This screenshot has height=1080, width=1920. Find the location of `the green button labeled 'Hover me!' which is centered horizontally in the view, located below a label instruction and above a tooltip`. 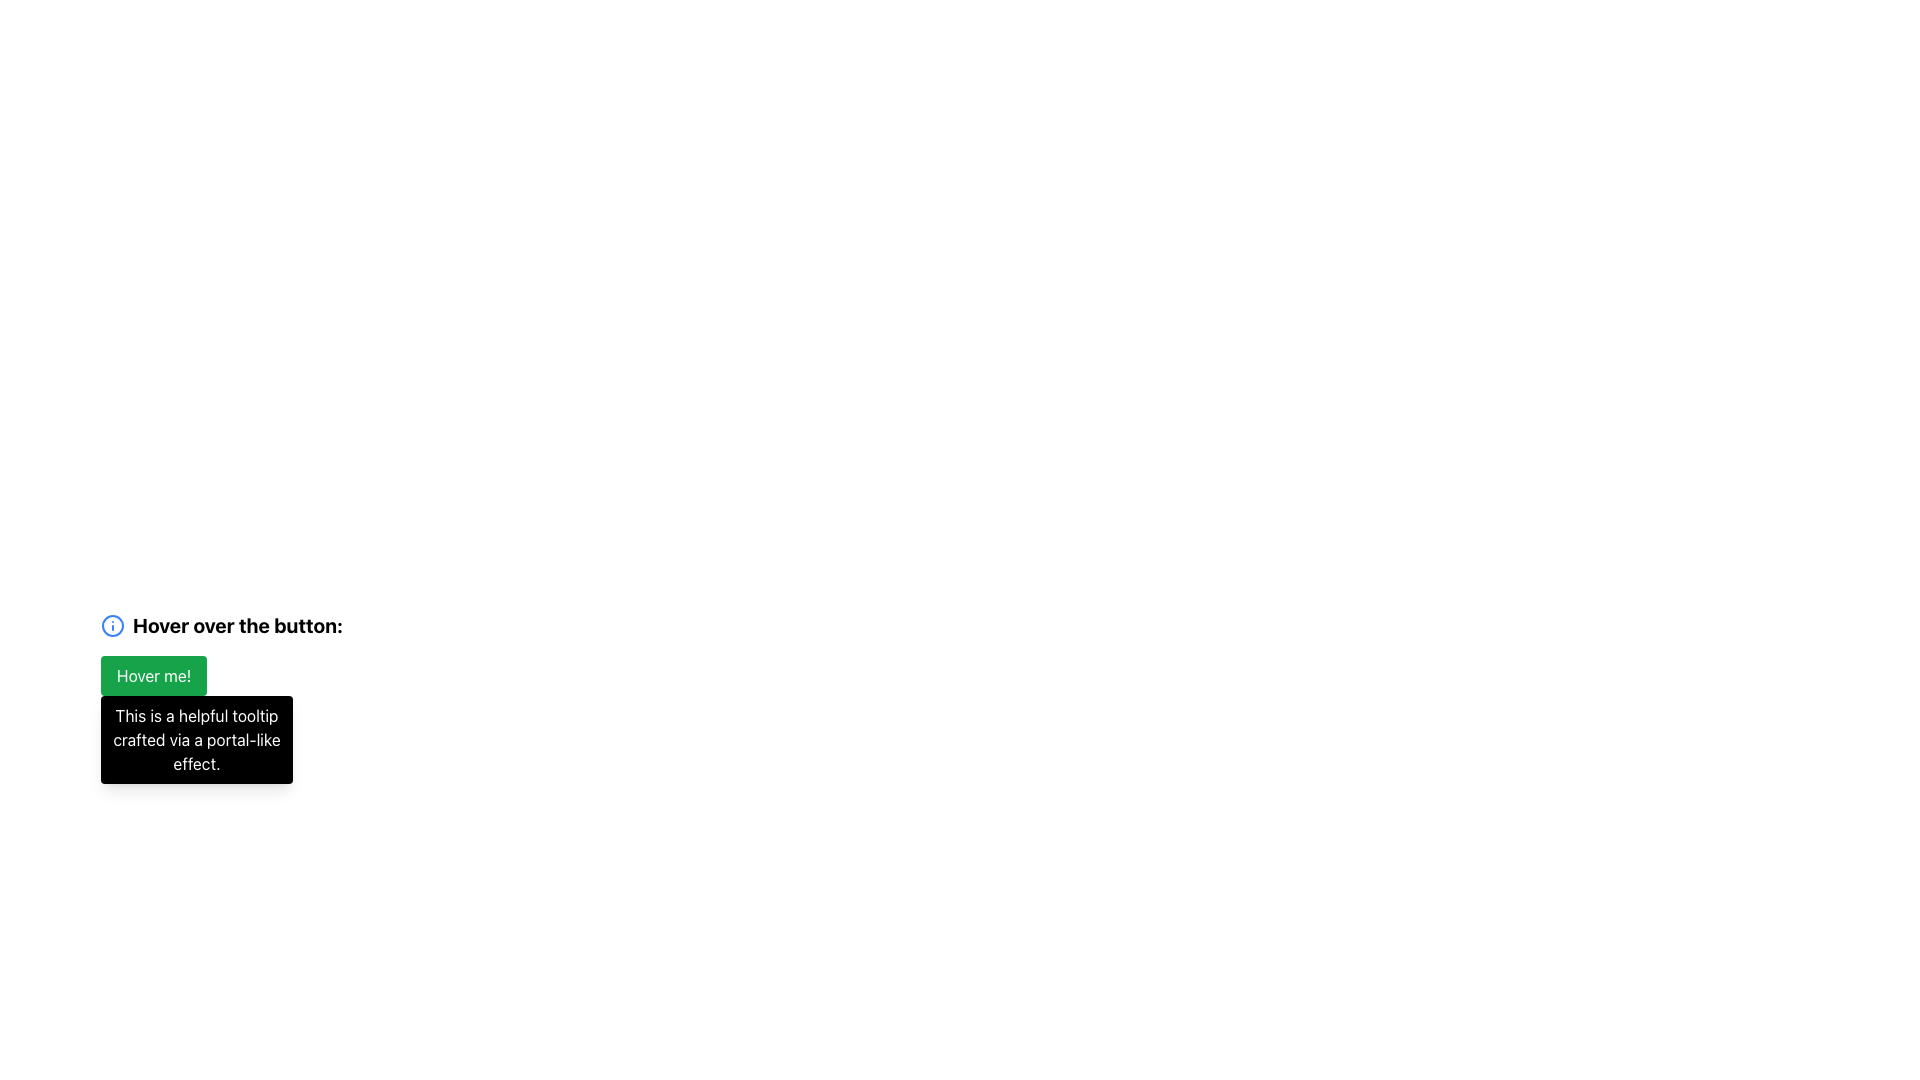

the green button labeled 'Hover me!' which is centered horizontally in the view, located below a label instruction and above a tooltip is located at coordinates (153, 675).